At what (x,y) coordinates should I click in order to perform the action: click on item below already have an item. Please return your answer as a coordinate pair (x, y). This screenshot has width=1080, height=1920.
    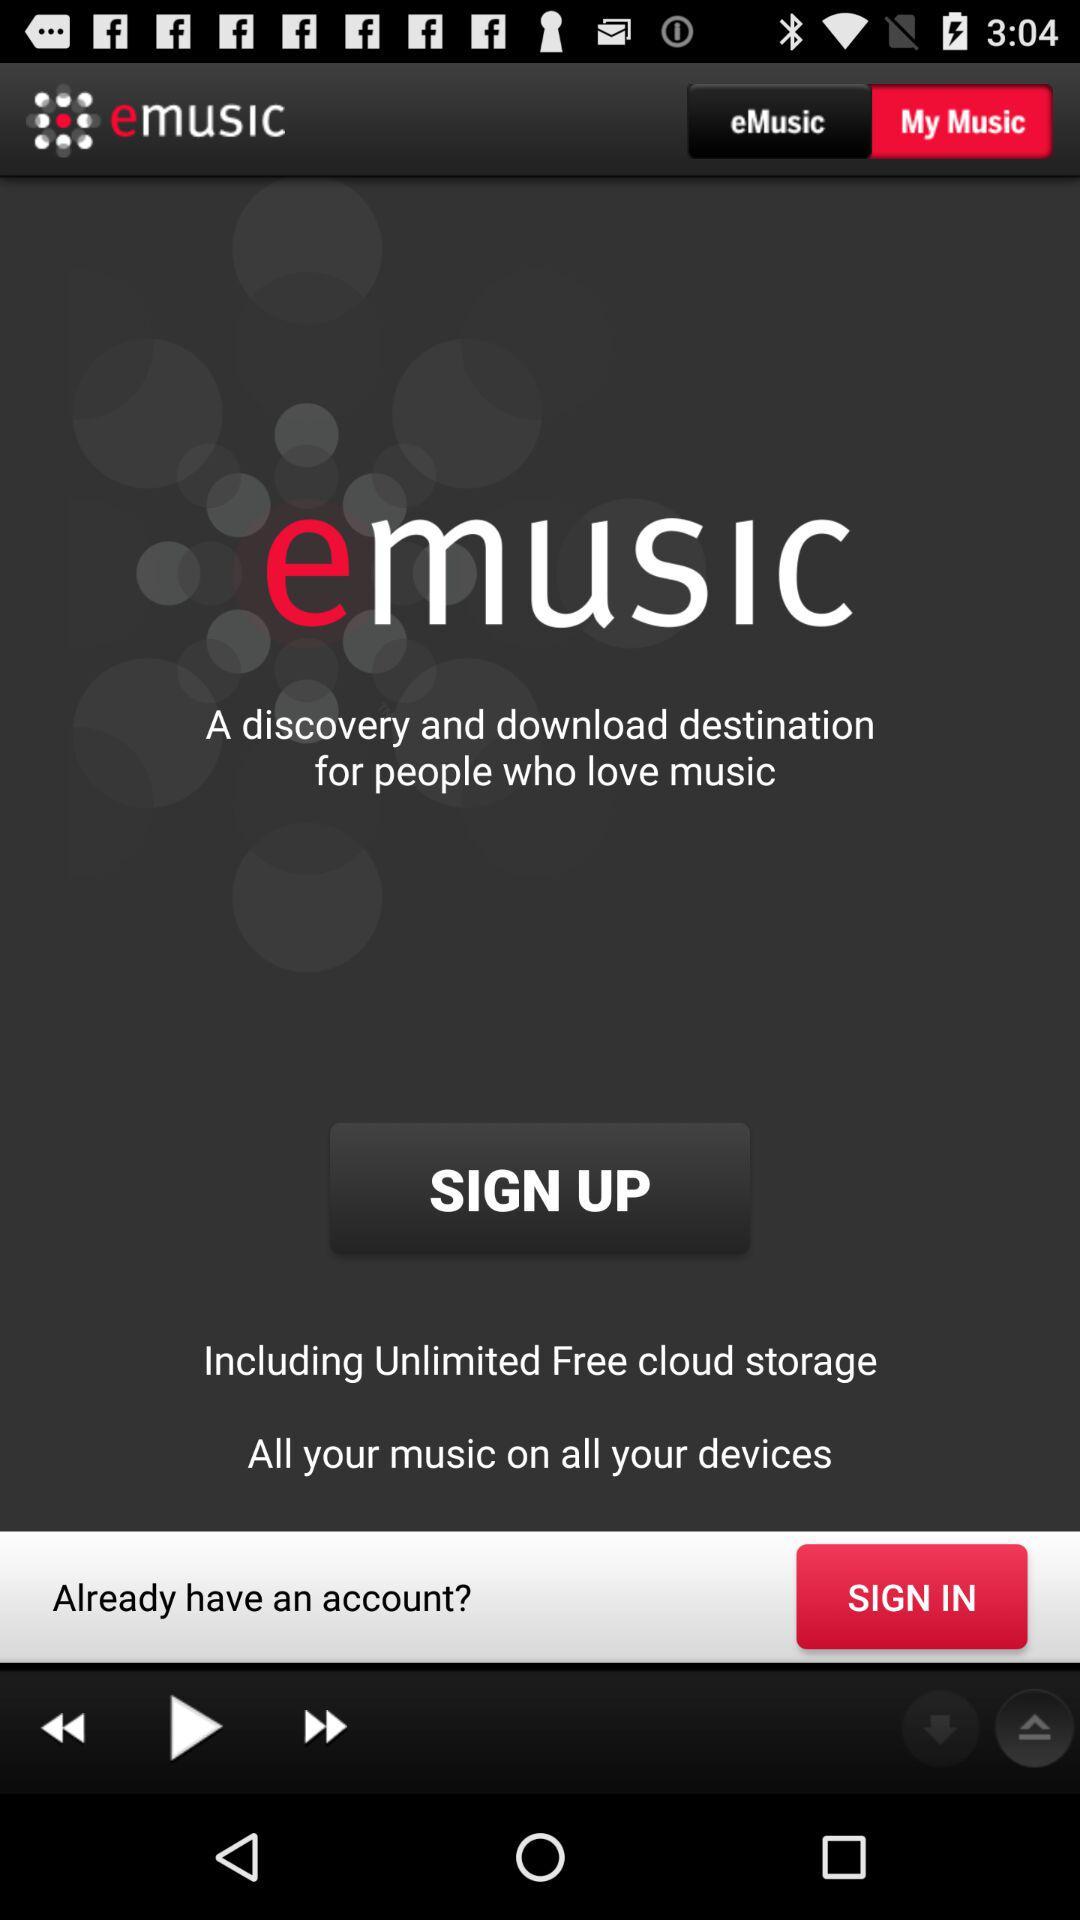
    Looking at the image, I should click on (61, 1728).